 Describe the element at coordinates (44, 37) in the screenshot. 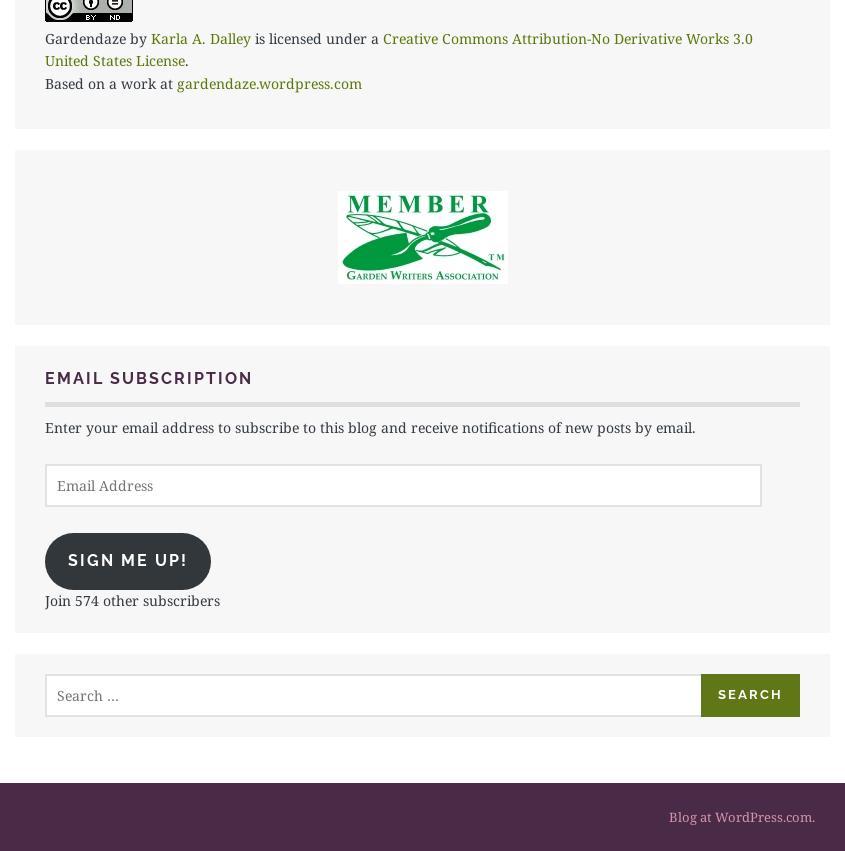

I see `'Gardendaze'` at that location.